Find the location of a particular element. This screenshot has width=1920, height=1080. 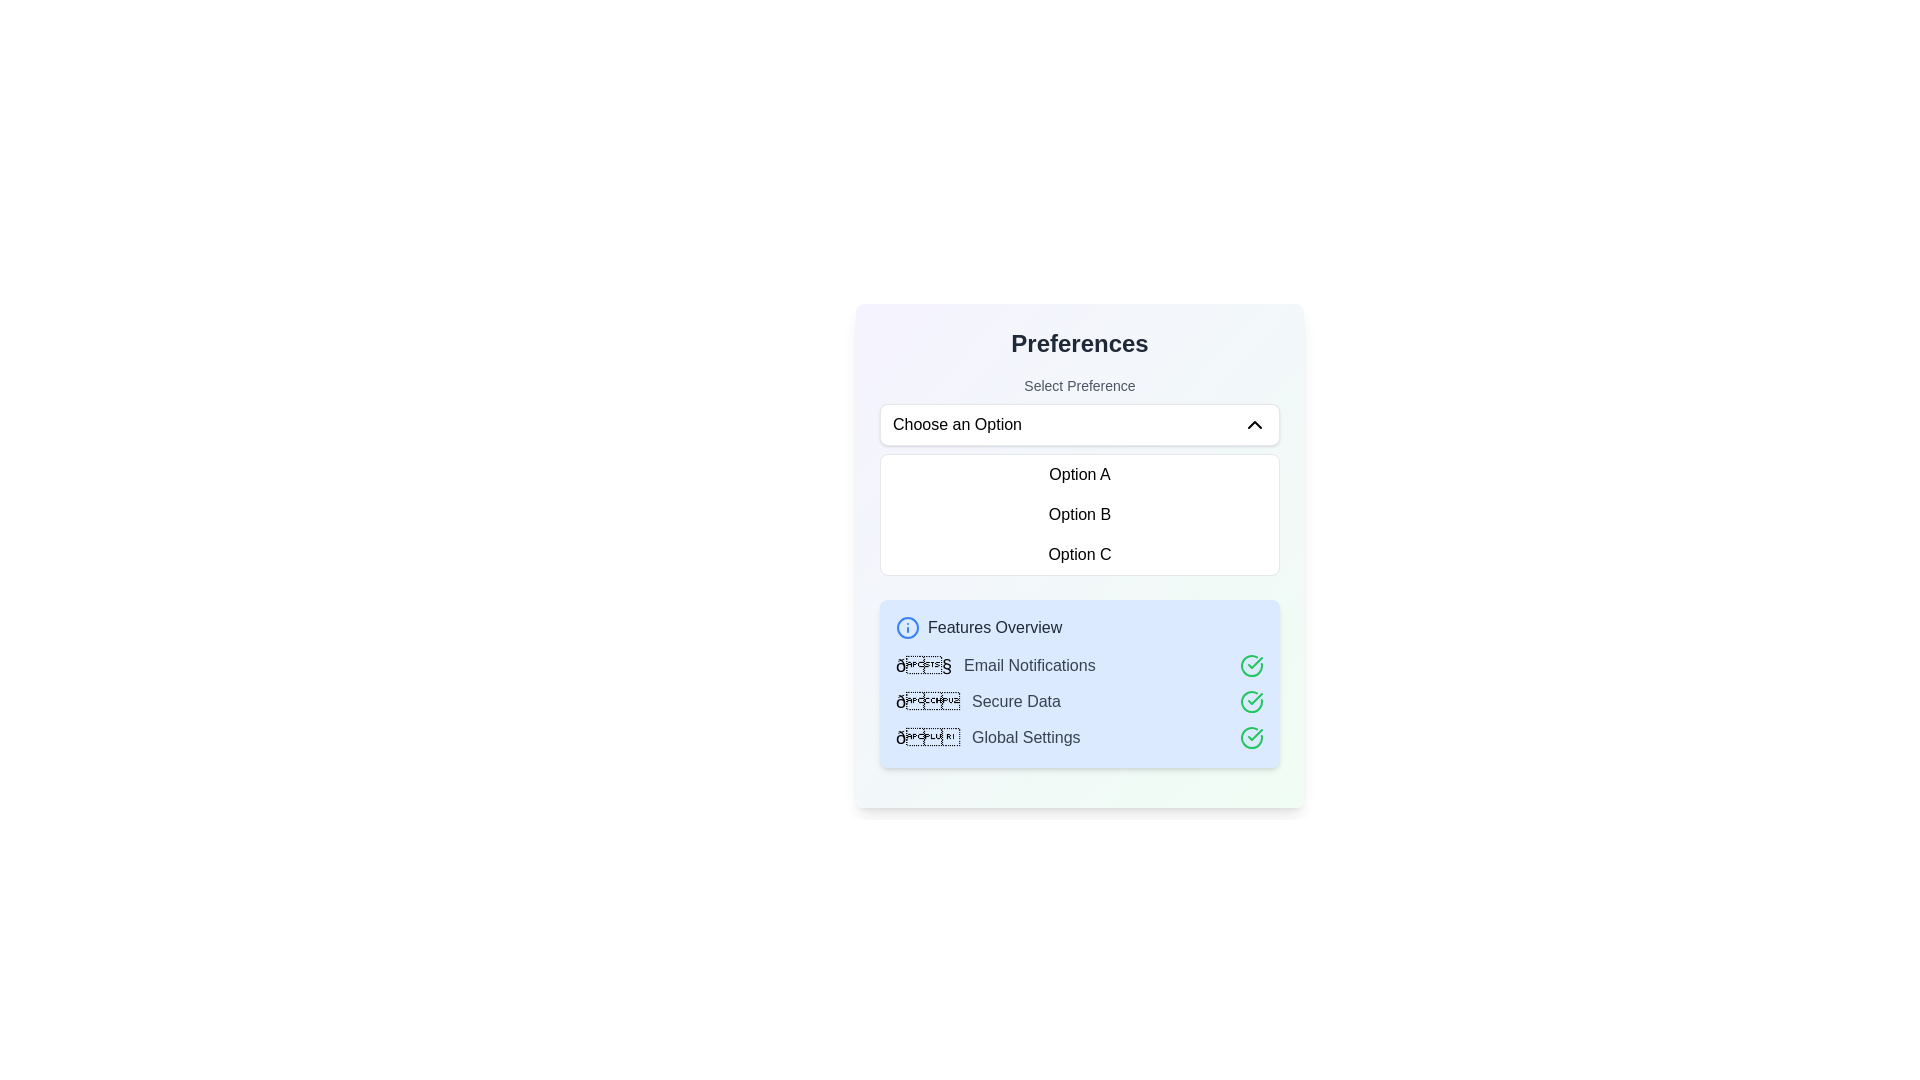

the circular icon with a green outline and a white checkmark symbol, which is located next to the 'Global Settings' text at the bottom of the feature list is located at coordinates (1251, 737).